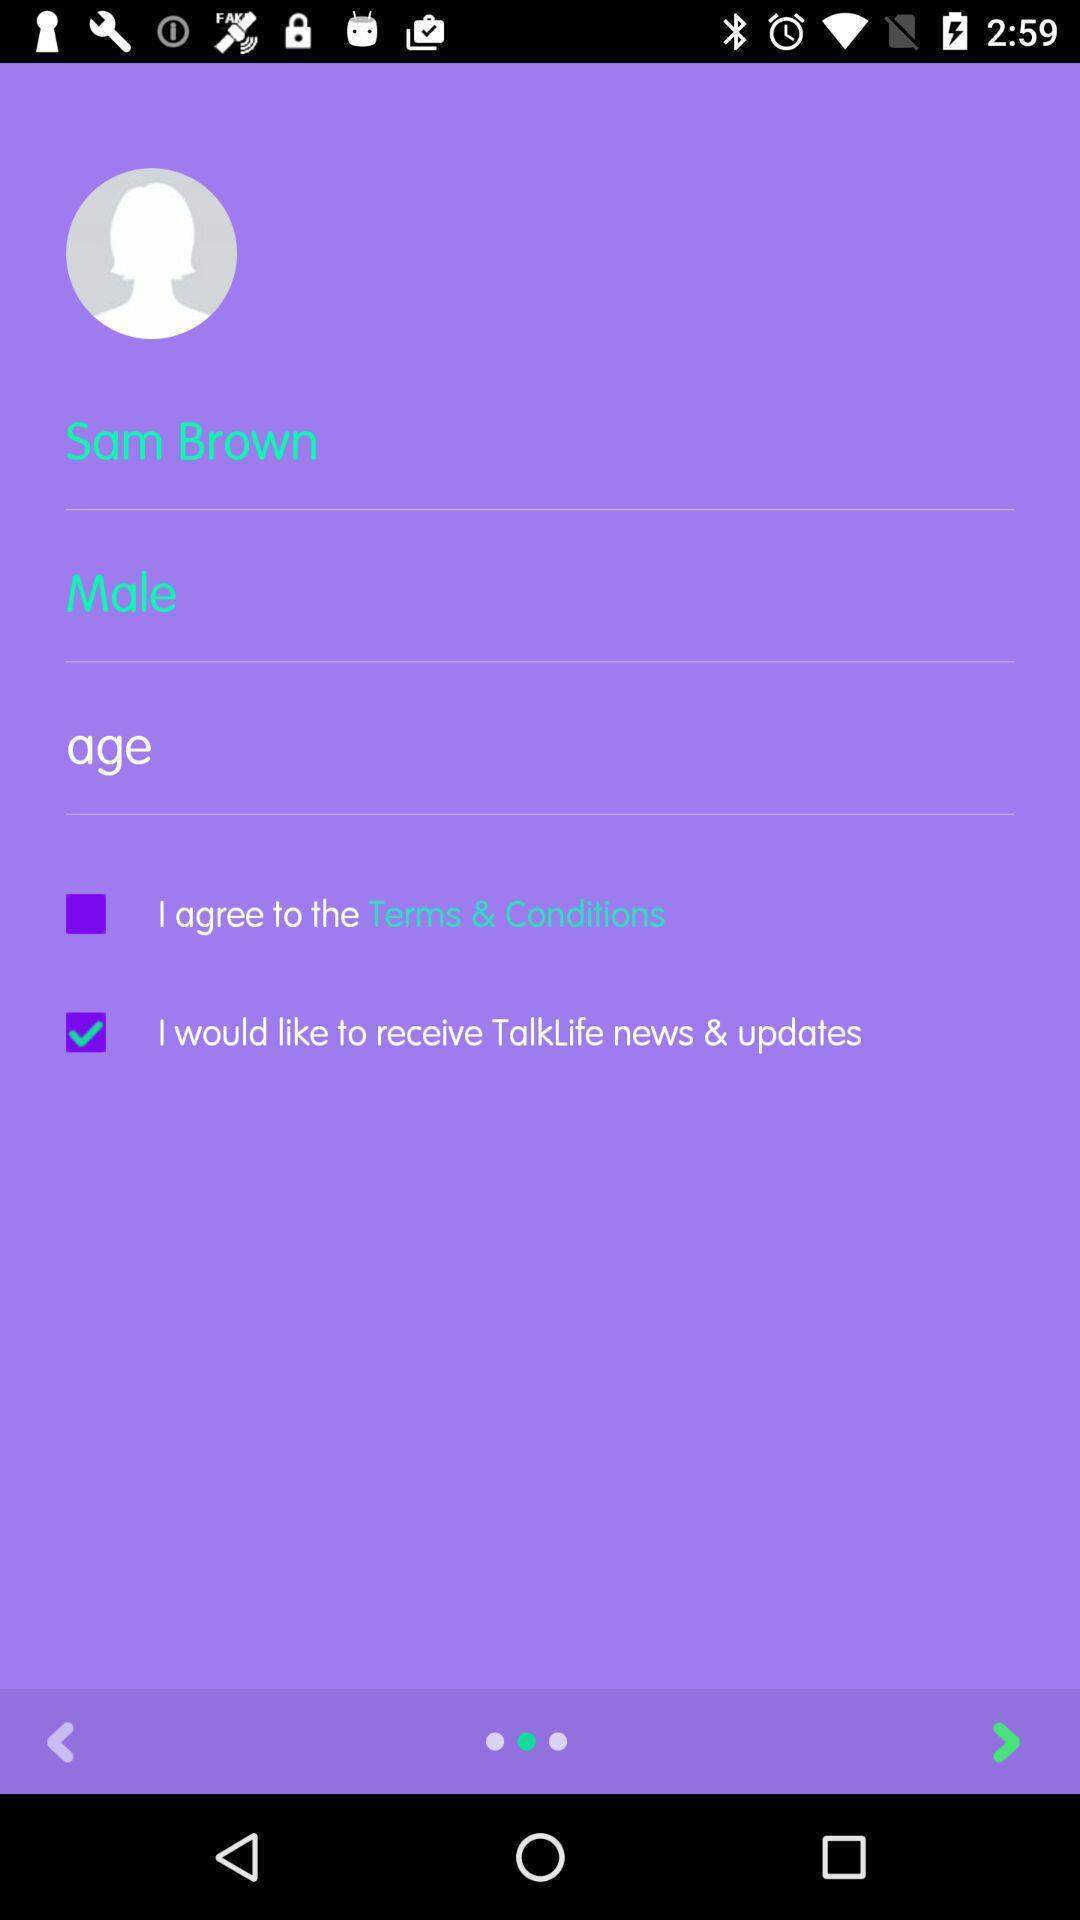 The width and height of the screenshot is (1080, 1920). What do you see at coordinates (150, 252) in the screenshot?
I see `the icon at the top left corner` at bounding box center [150, 252].